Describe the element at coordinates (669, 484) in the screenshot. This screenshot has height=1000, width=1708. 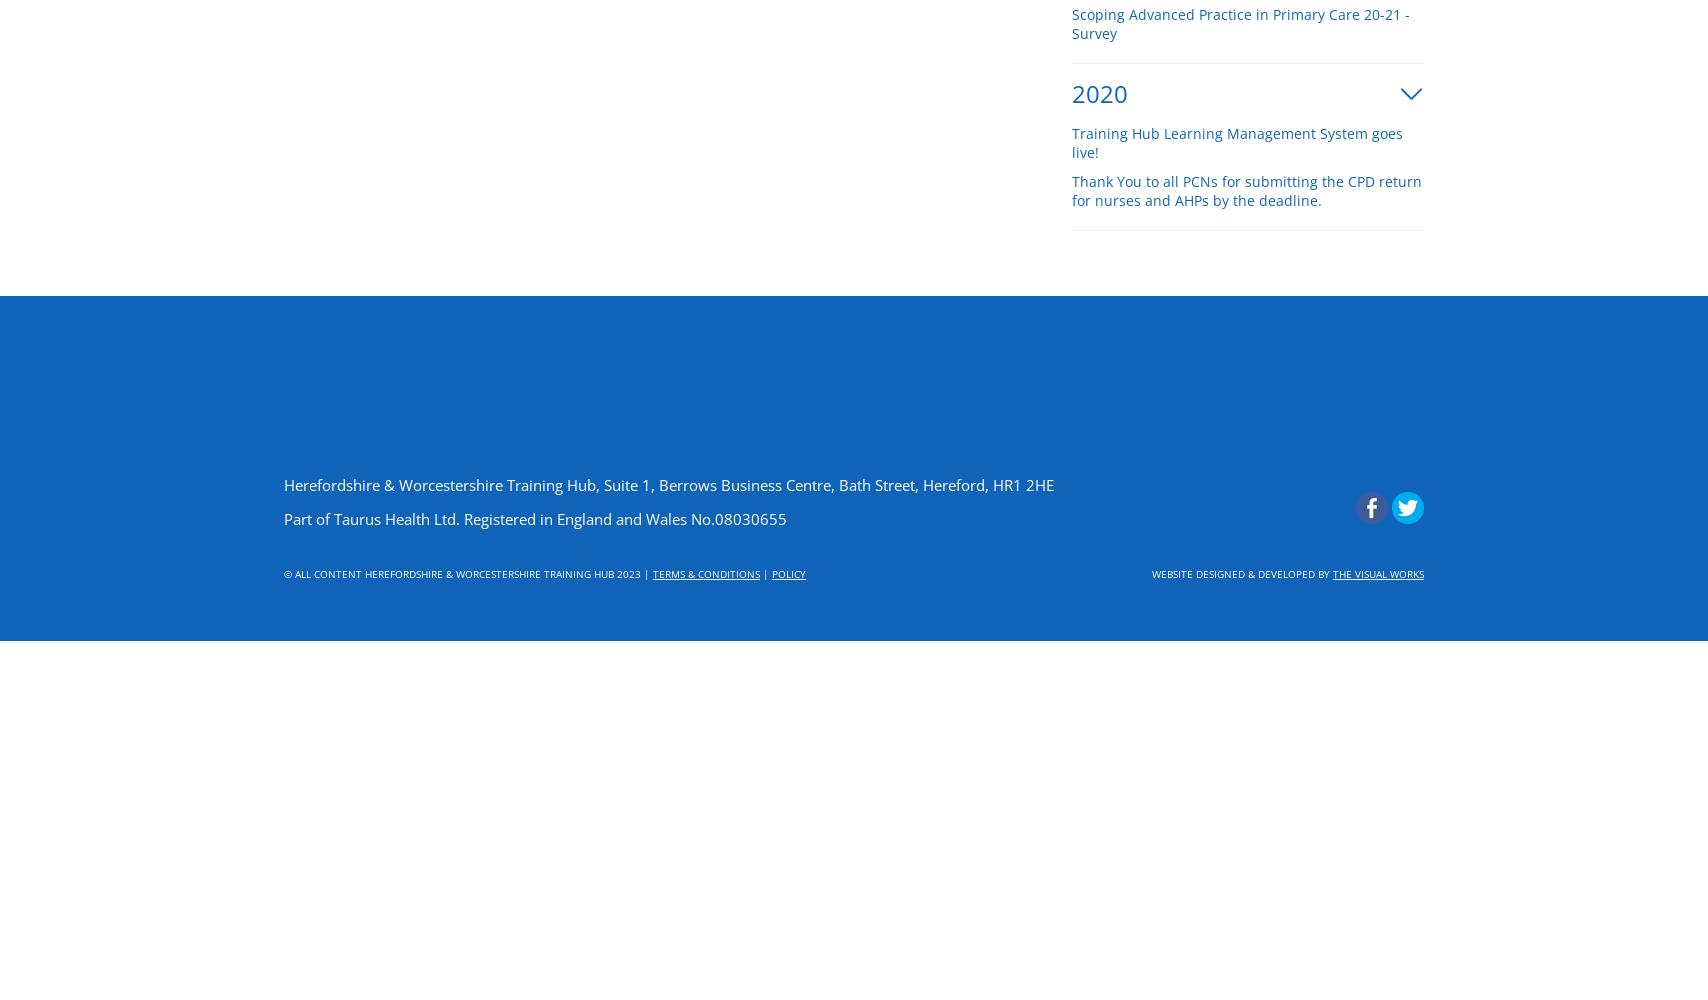
I see `'Herefordshire & Worcestershire Training Hub, Suite 1, Berrows Business Centre, Bath Street, Hereford, HR1 2HE'` at that location.